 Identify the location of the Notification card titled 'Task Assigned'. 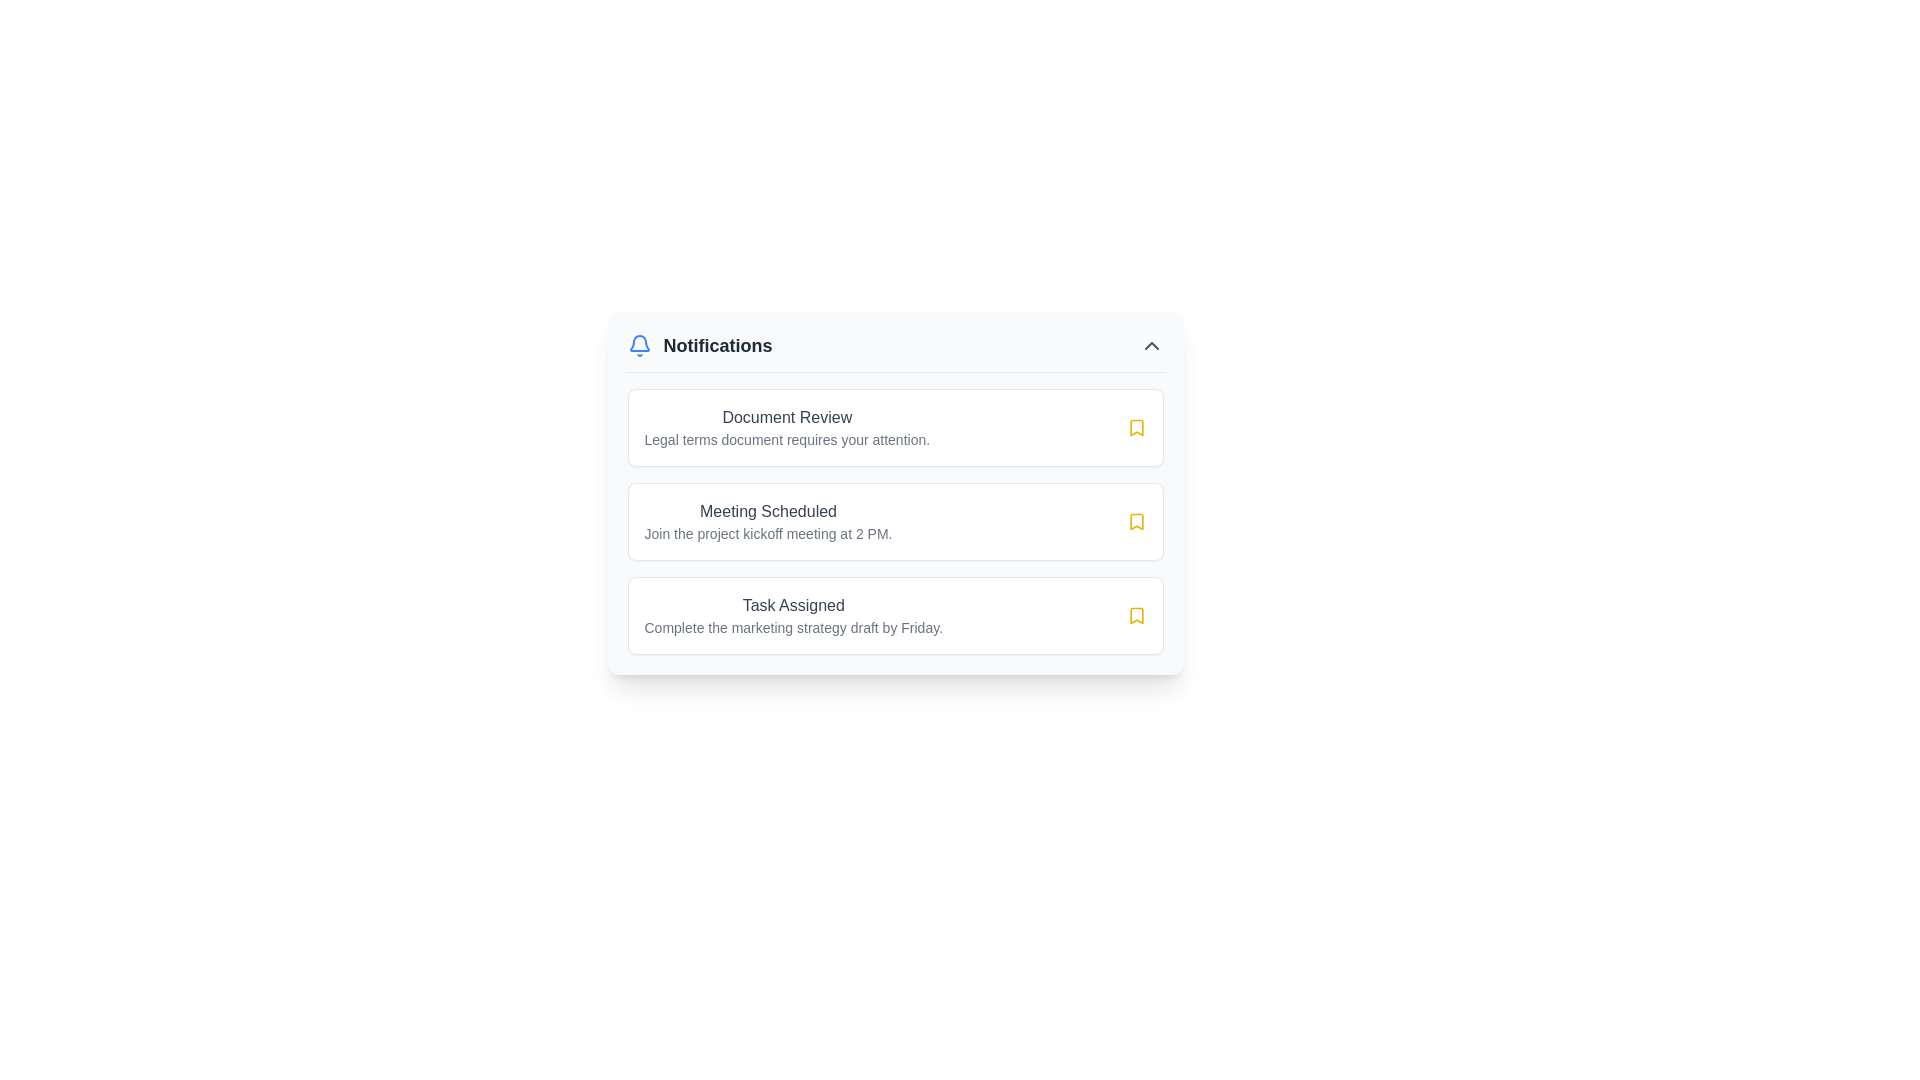
(894, 615).